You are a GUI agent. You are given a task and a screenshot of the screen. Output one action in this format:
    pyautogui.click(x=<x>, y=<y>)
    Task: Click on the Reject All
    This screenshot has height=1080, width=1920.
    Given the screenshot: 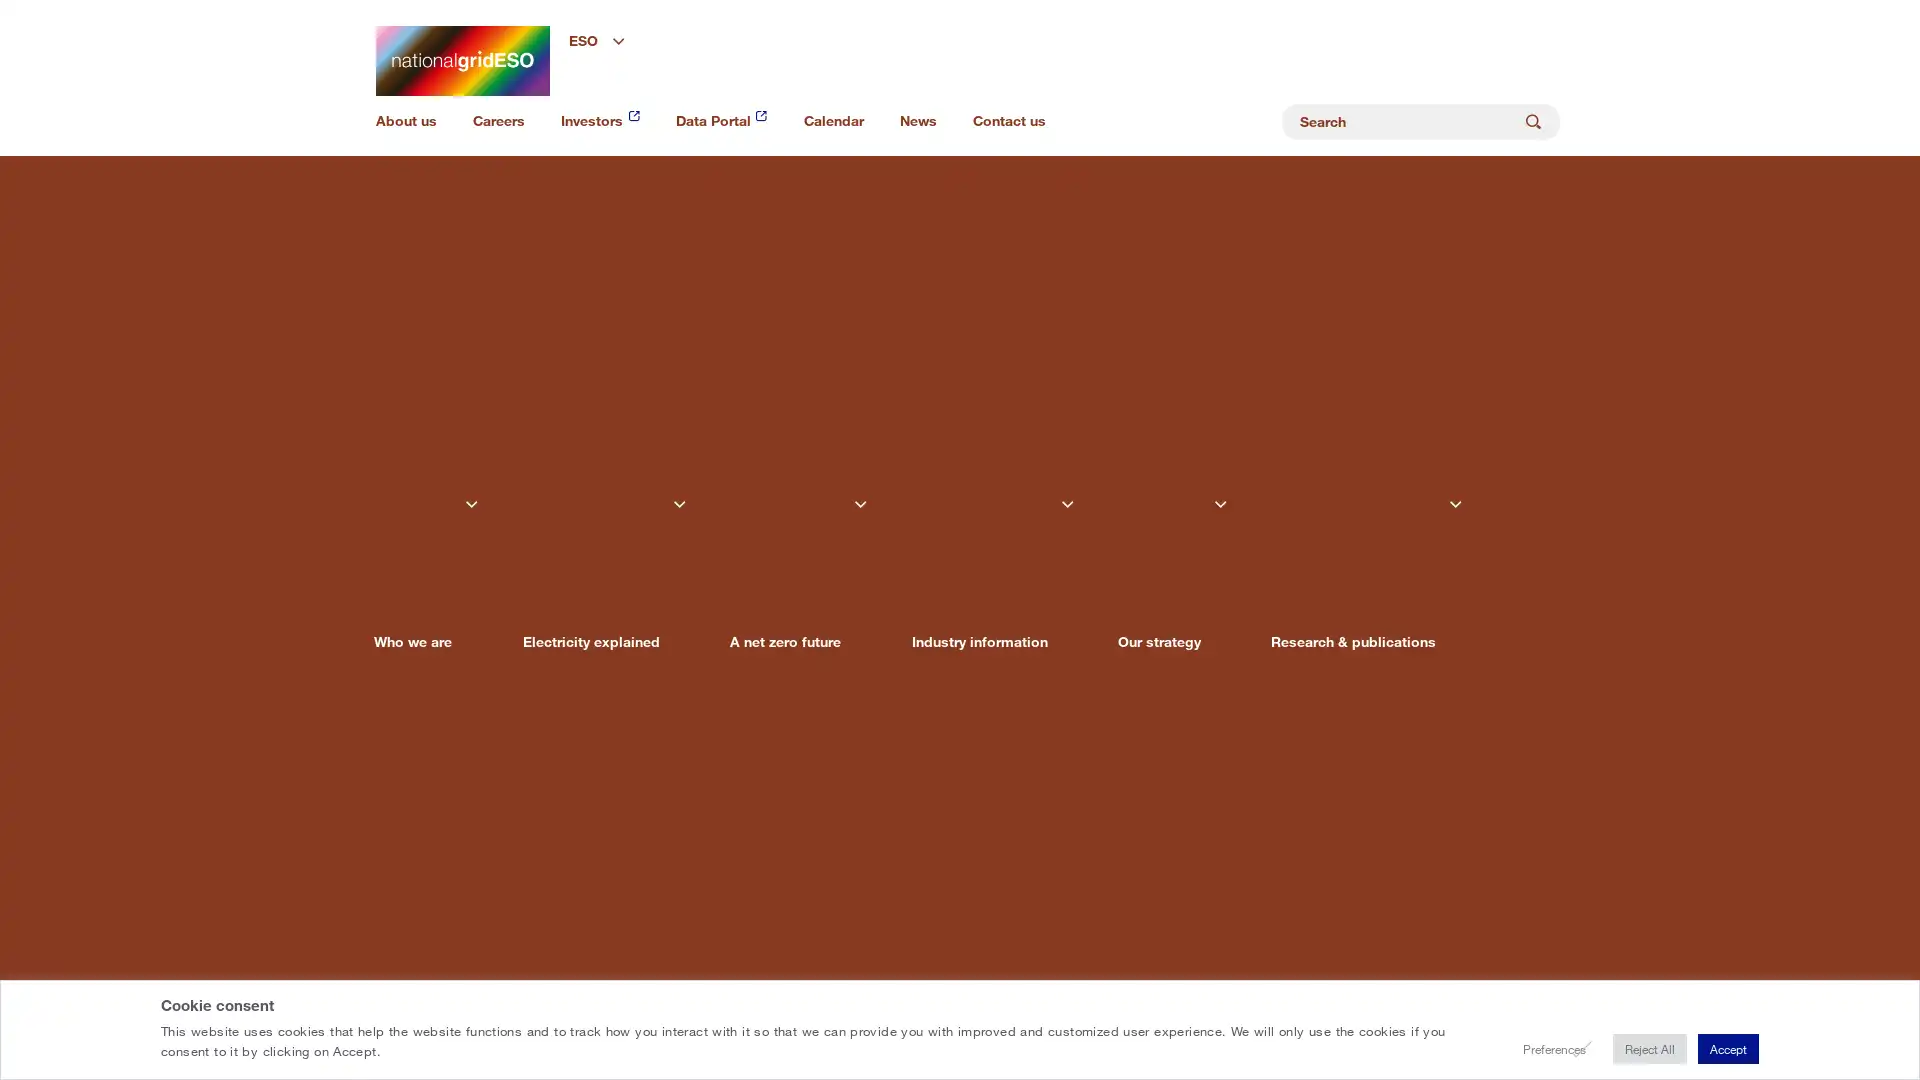 What is the action you would take?
    pyautogui.click(x=1631, y=1048)
    